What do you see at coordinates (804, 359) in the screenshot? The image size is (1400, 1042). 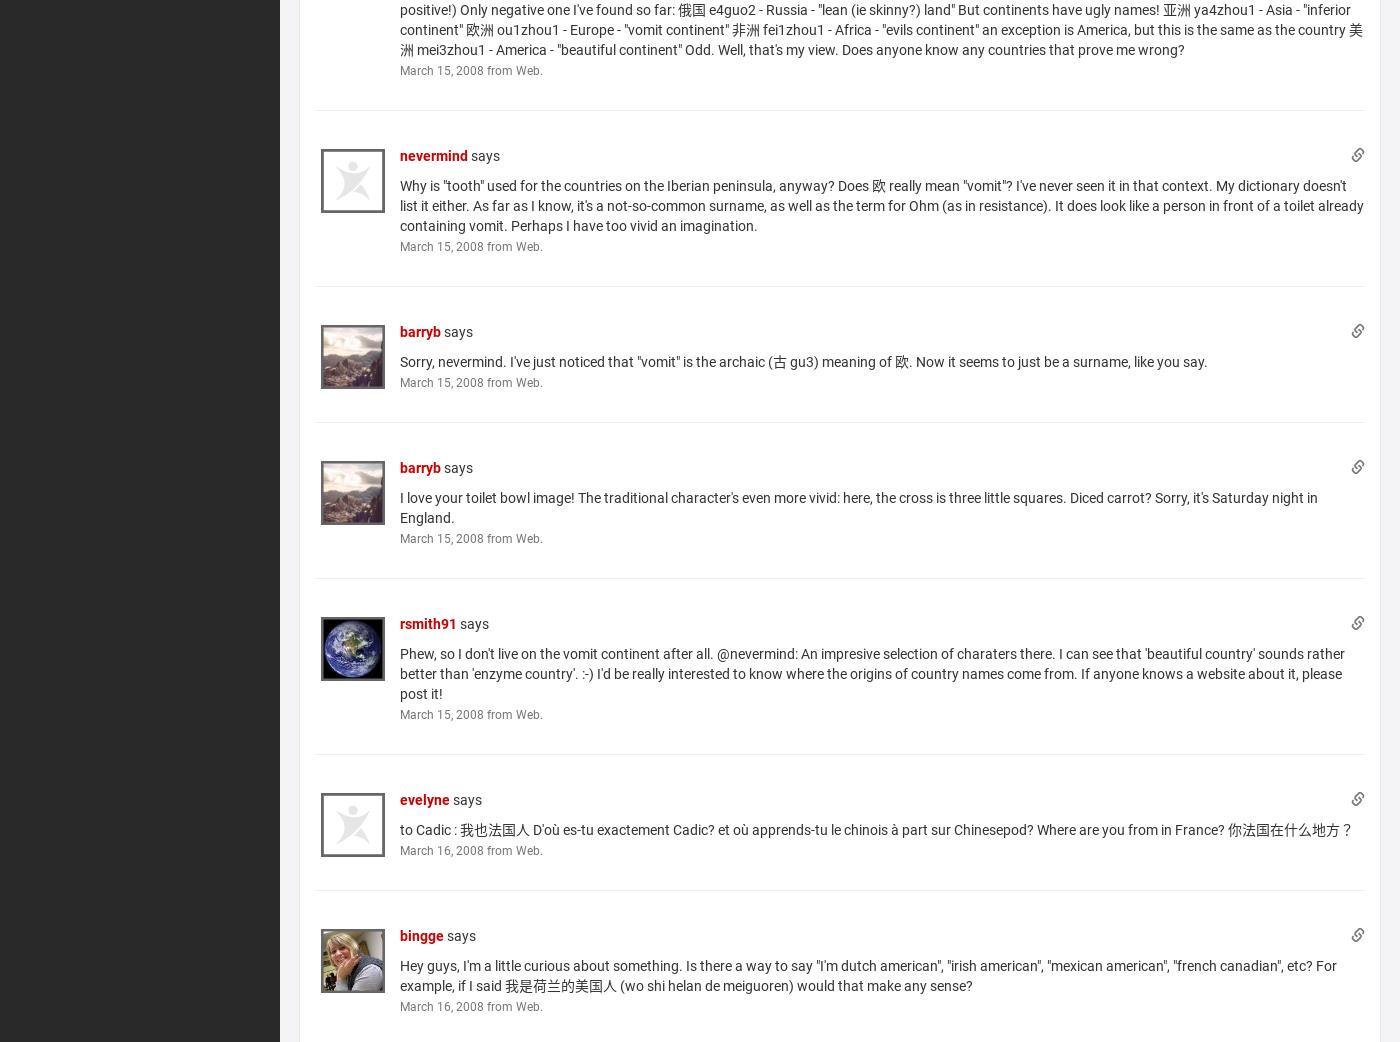 I see `'Sorry, nevermind. I've just noticed that "vomit" is the archaic  (古 gu3) meaning of 欧. Now it seems to just be a surname, like you say.'` at bounding box center [804, 359].